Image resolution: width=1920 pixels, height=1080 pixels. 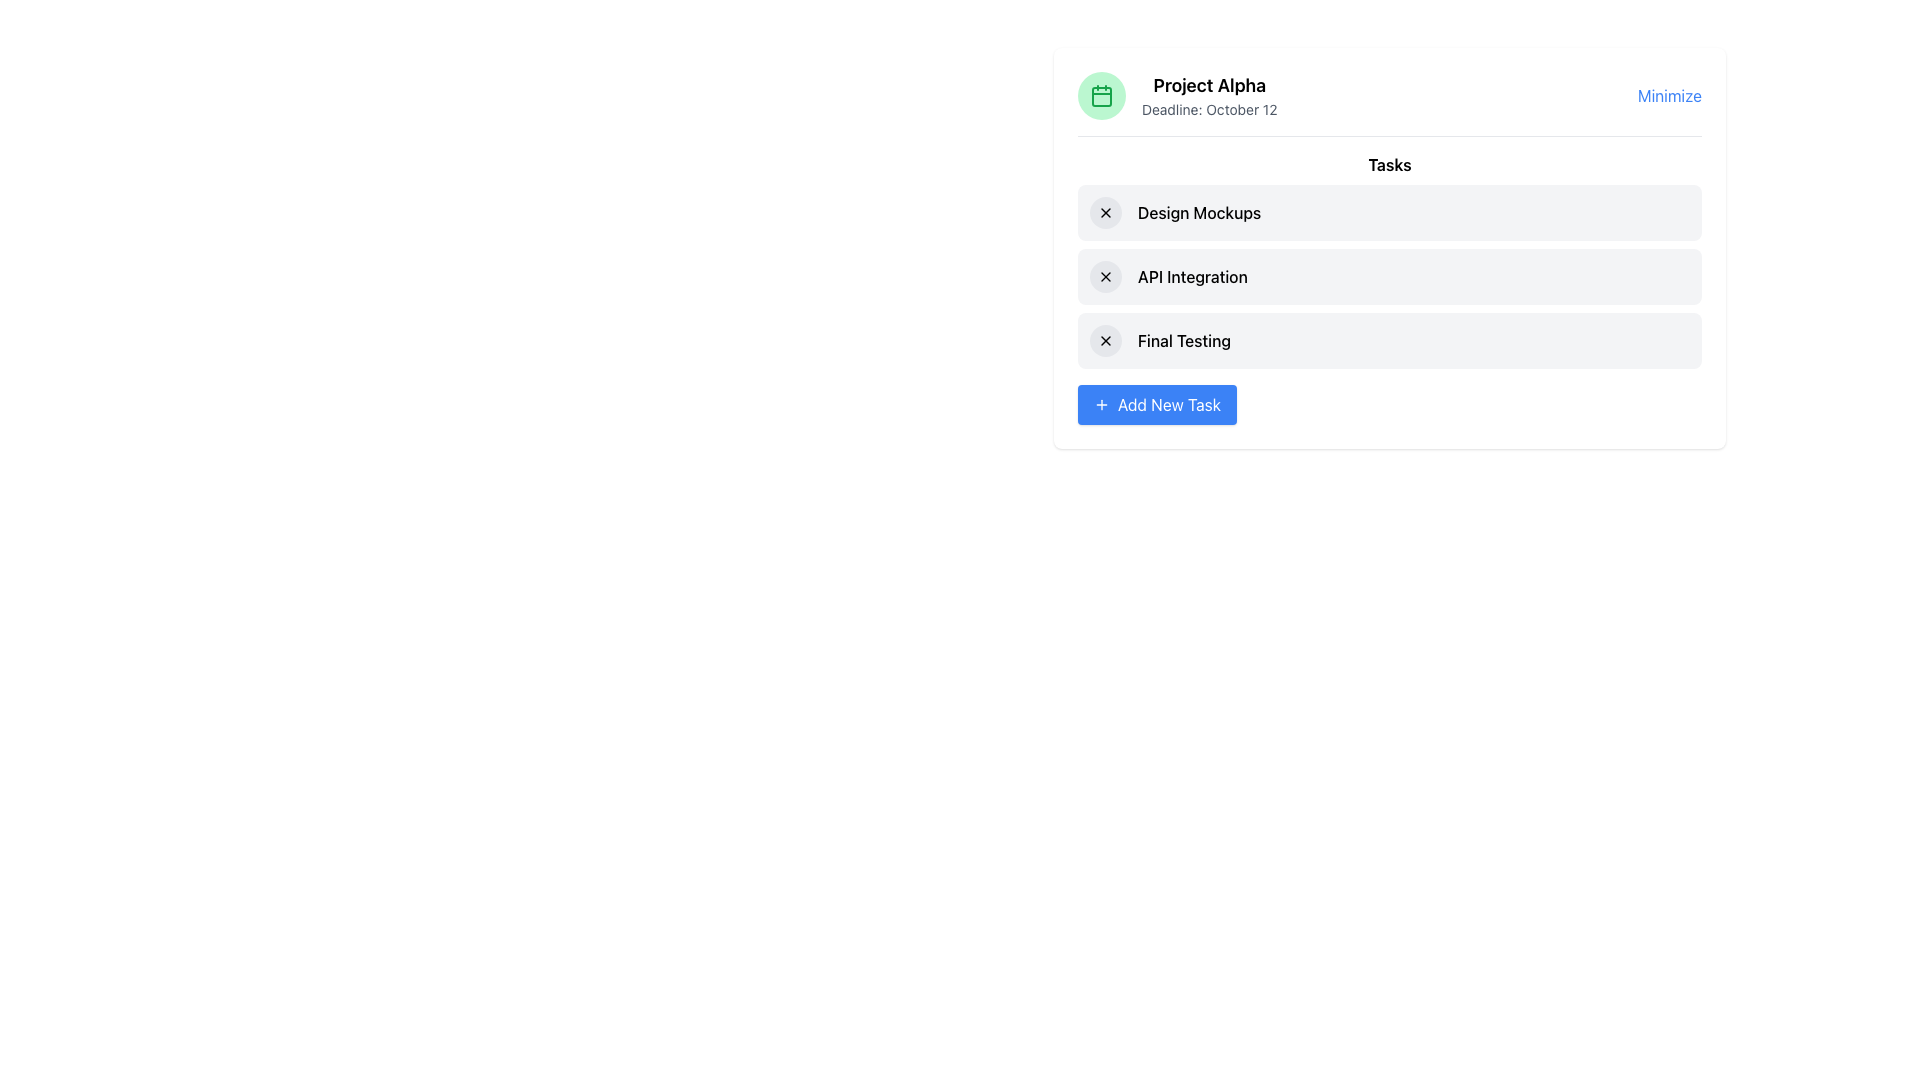 I want to click on the 'Add New Task' button located at the bottom of the 'Tasks' section, so click(x=1157, y=405).